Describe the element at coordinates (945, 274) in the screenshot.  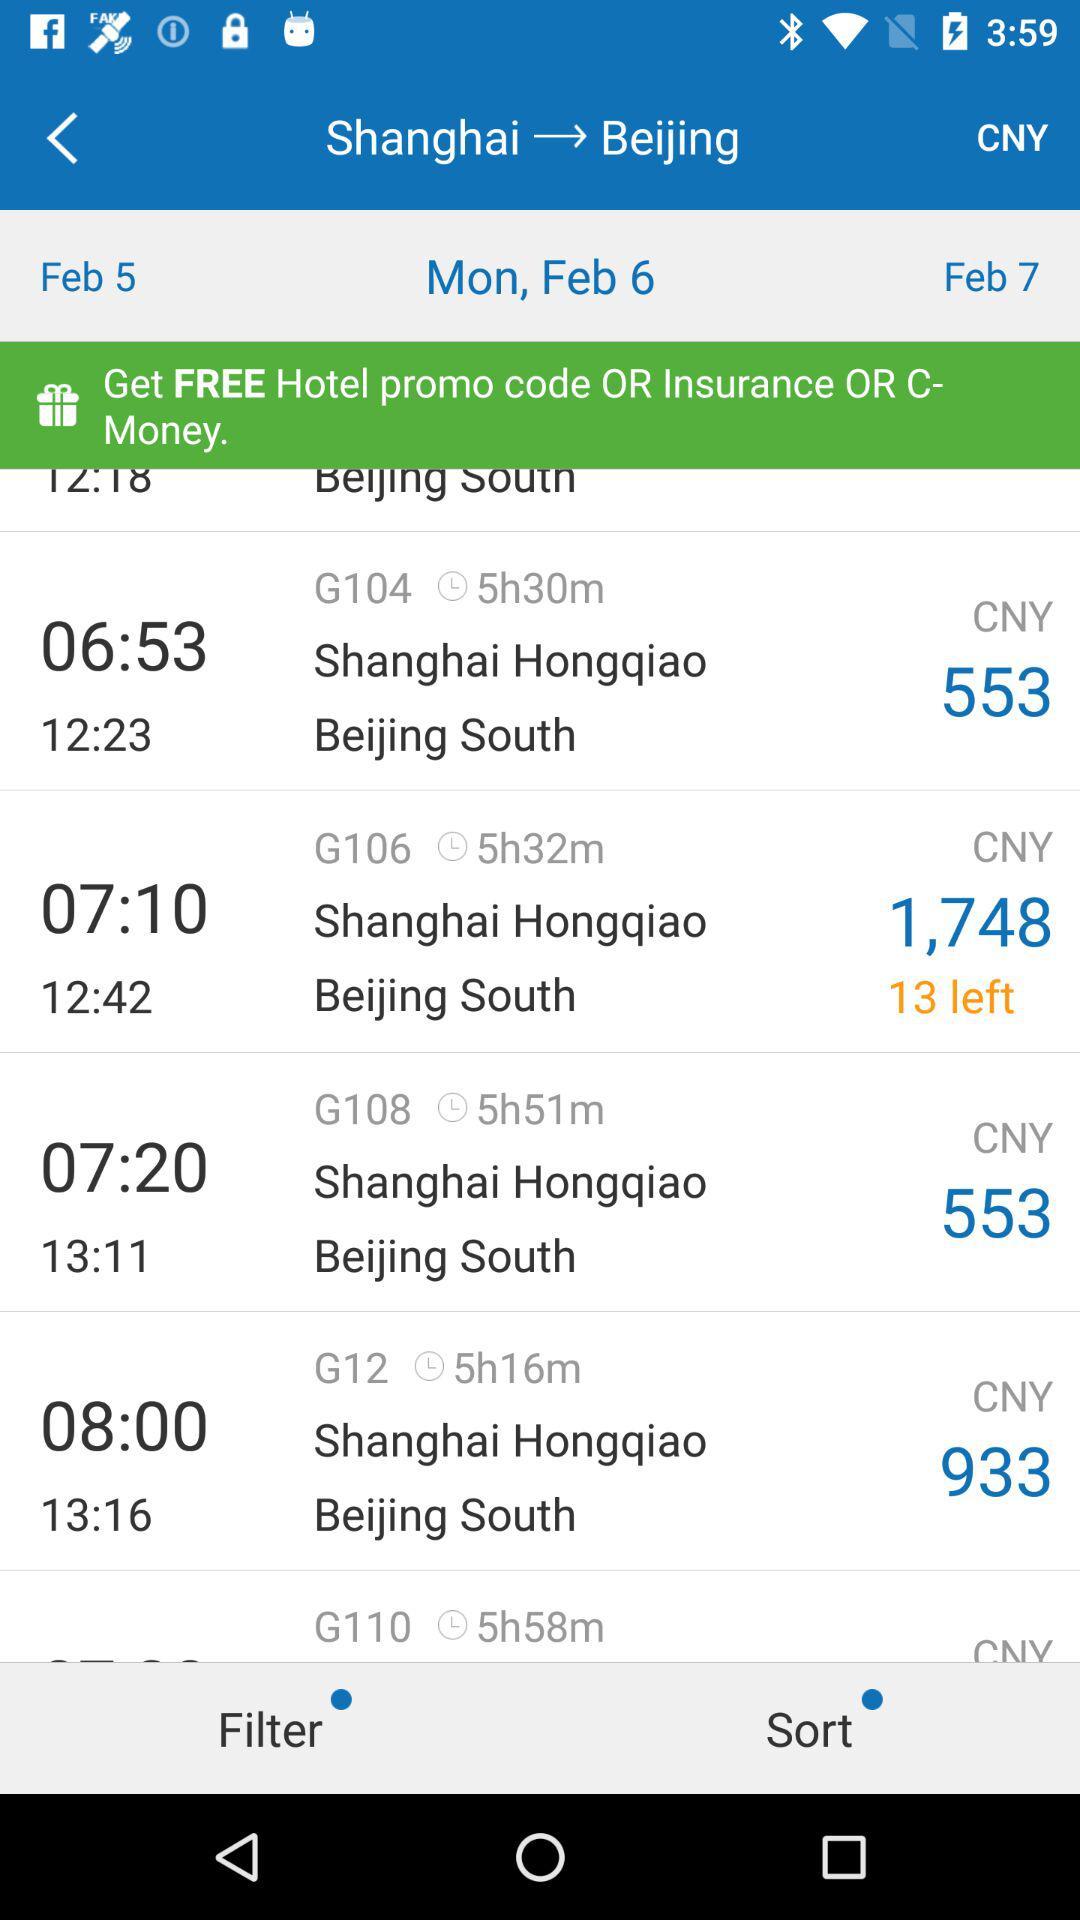
I see `feb 7 item` at that location.